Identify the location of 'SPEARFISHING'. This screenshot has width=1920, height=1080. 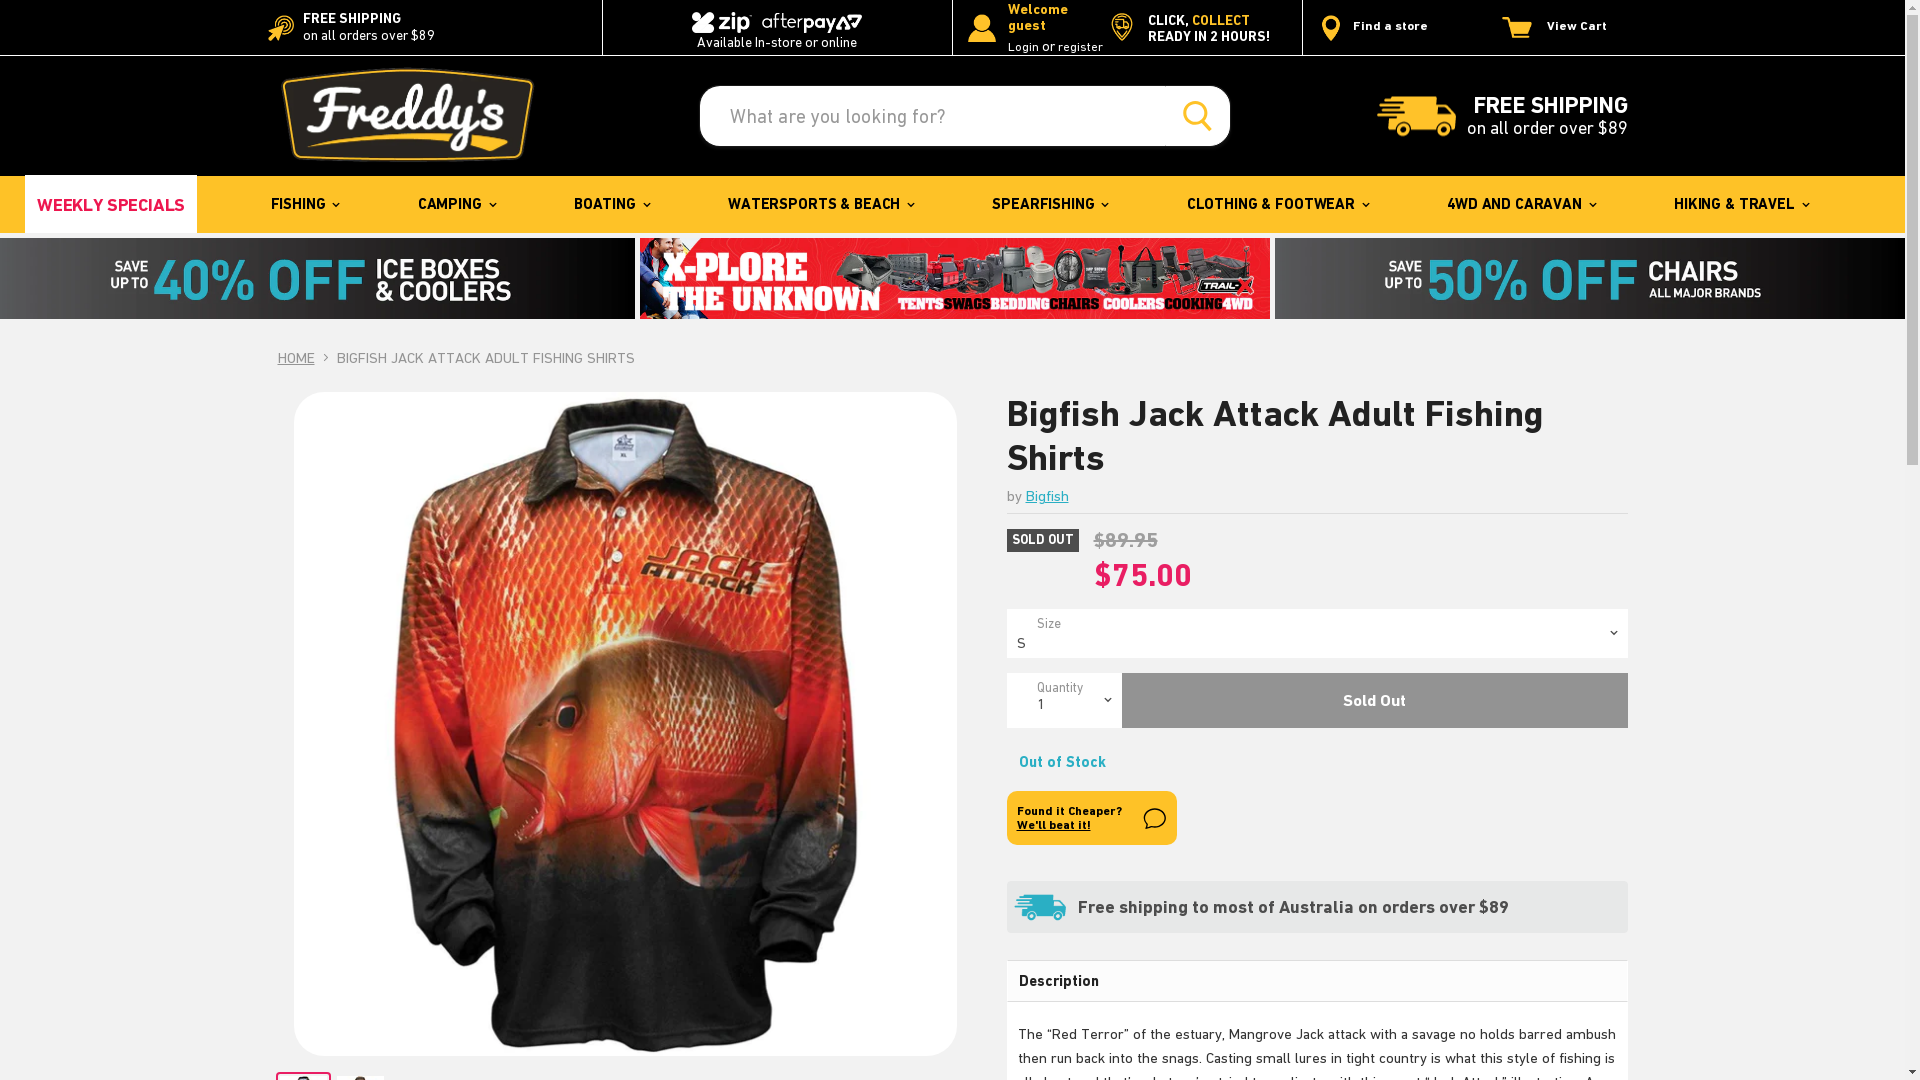
(1048, 204).